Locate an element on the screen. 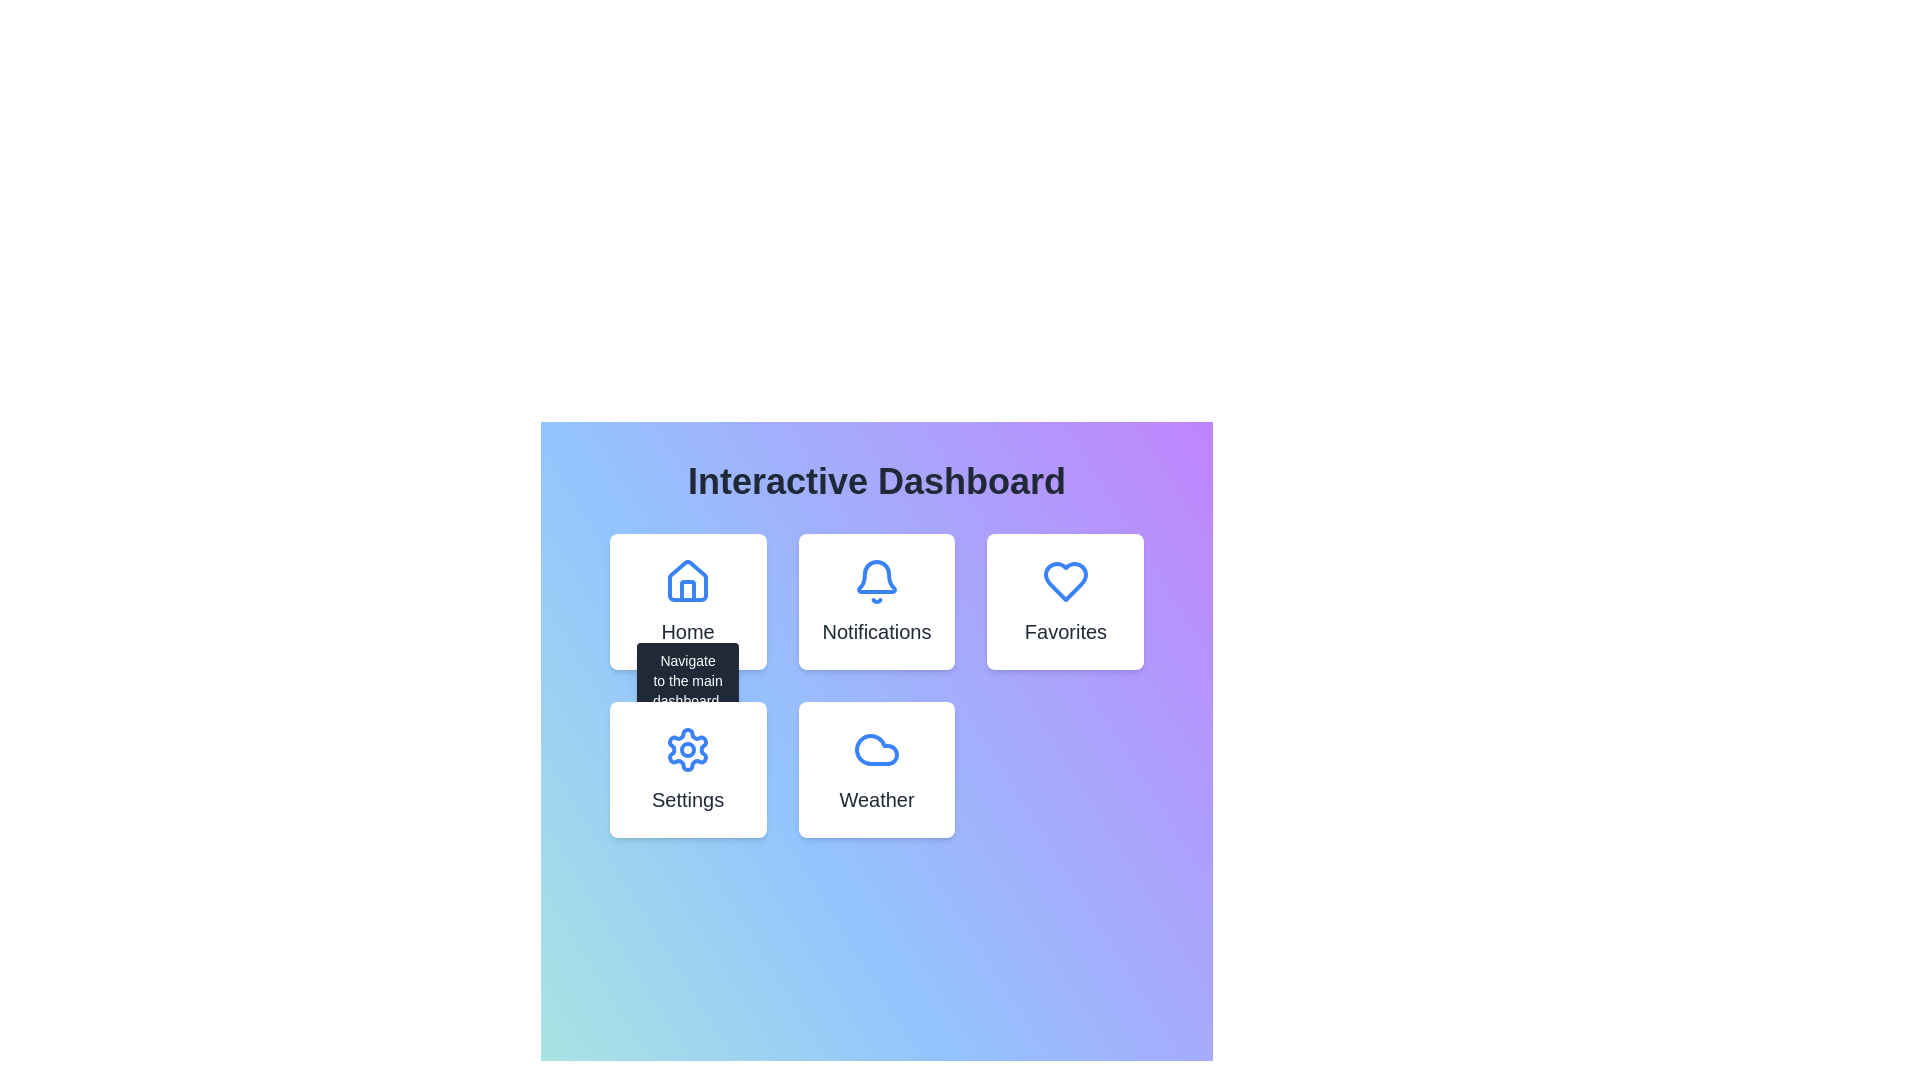 This screenshot has width=1920, height=1080. the Interactive card featuring a blue bell icon and the text 'Notifications' which is the second card from the left in the first row of a grid layout is located at coordinates (877, 600).